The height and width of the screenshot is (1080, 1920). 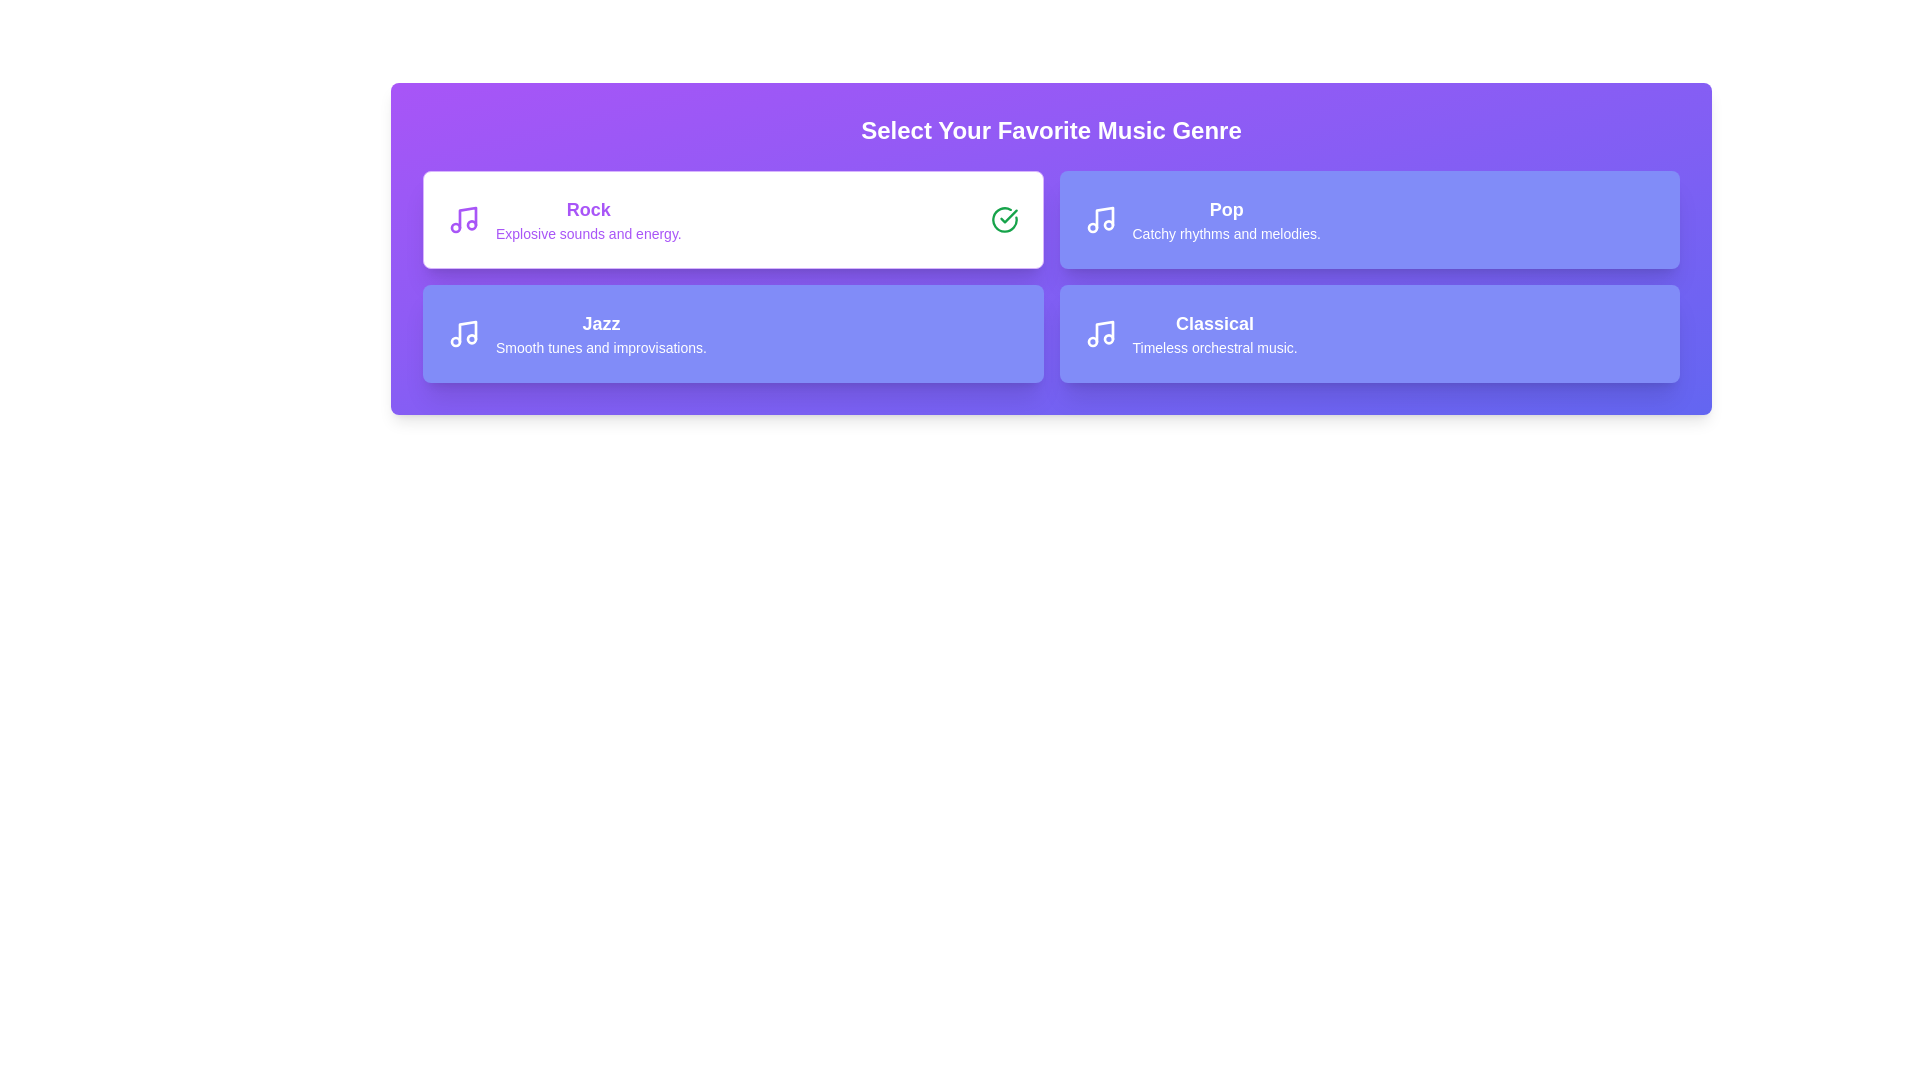 I want to click on the checkmark icon within a green circle indicating confirmation, located on the far right side of the 'Rock' category box adjacent to the text 'Explosive sounds and energy.', so click(x=1004, y=219).